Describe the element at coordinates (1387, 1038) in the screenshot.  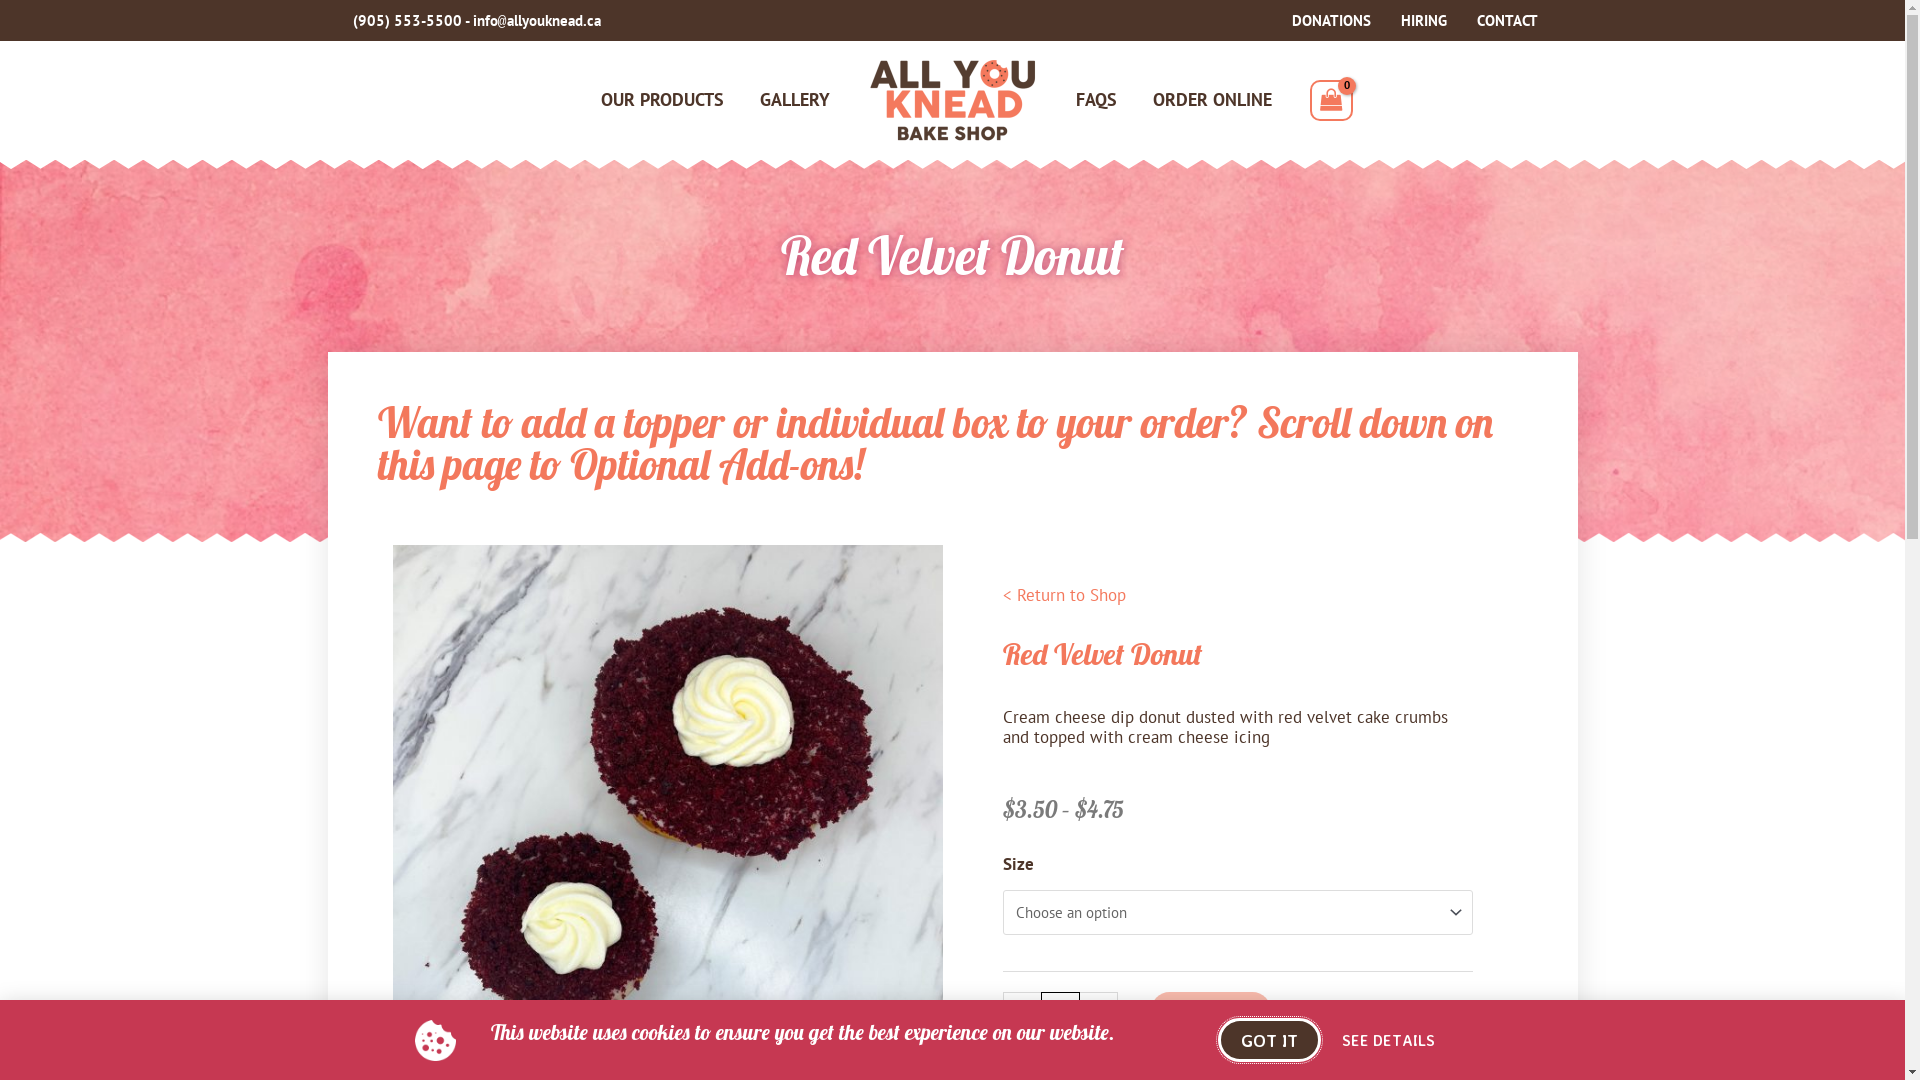
I see `'SEE DETAILS'` at that location.